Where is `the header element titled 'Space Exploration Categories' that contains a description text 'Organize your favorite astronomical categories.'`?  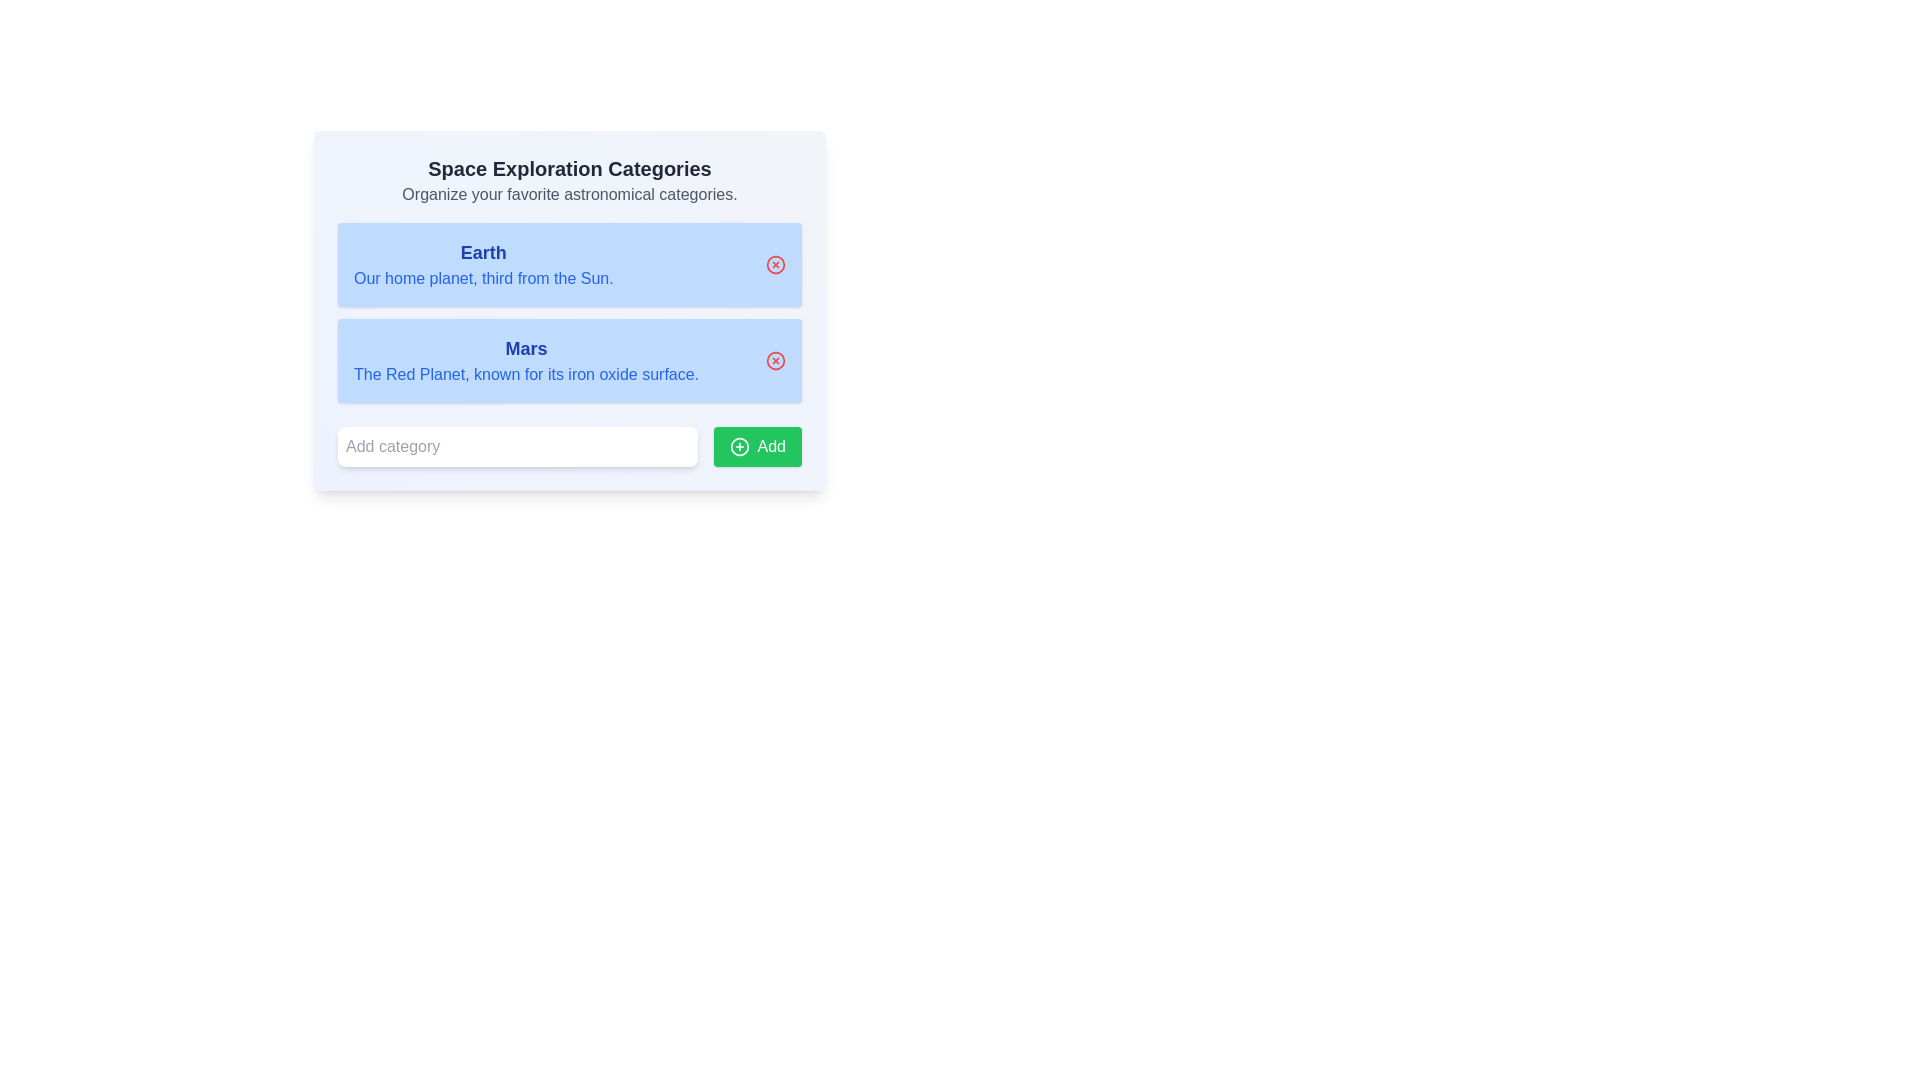
the header element titled 'Space Exploration Categories' that contains a description text 'Organize your favorite astronomical categories.' is located at coordinates (569, 181).